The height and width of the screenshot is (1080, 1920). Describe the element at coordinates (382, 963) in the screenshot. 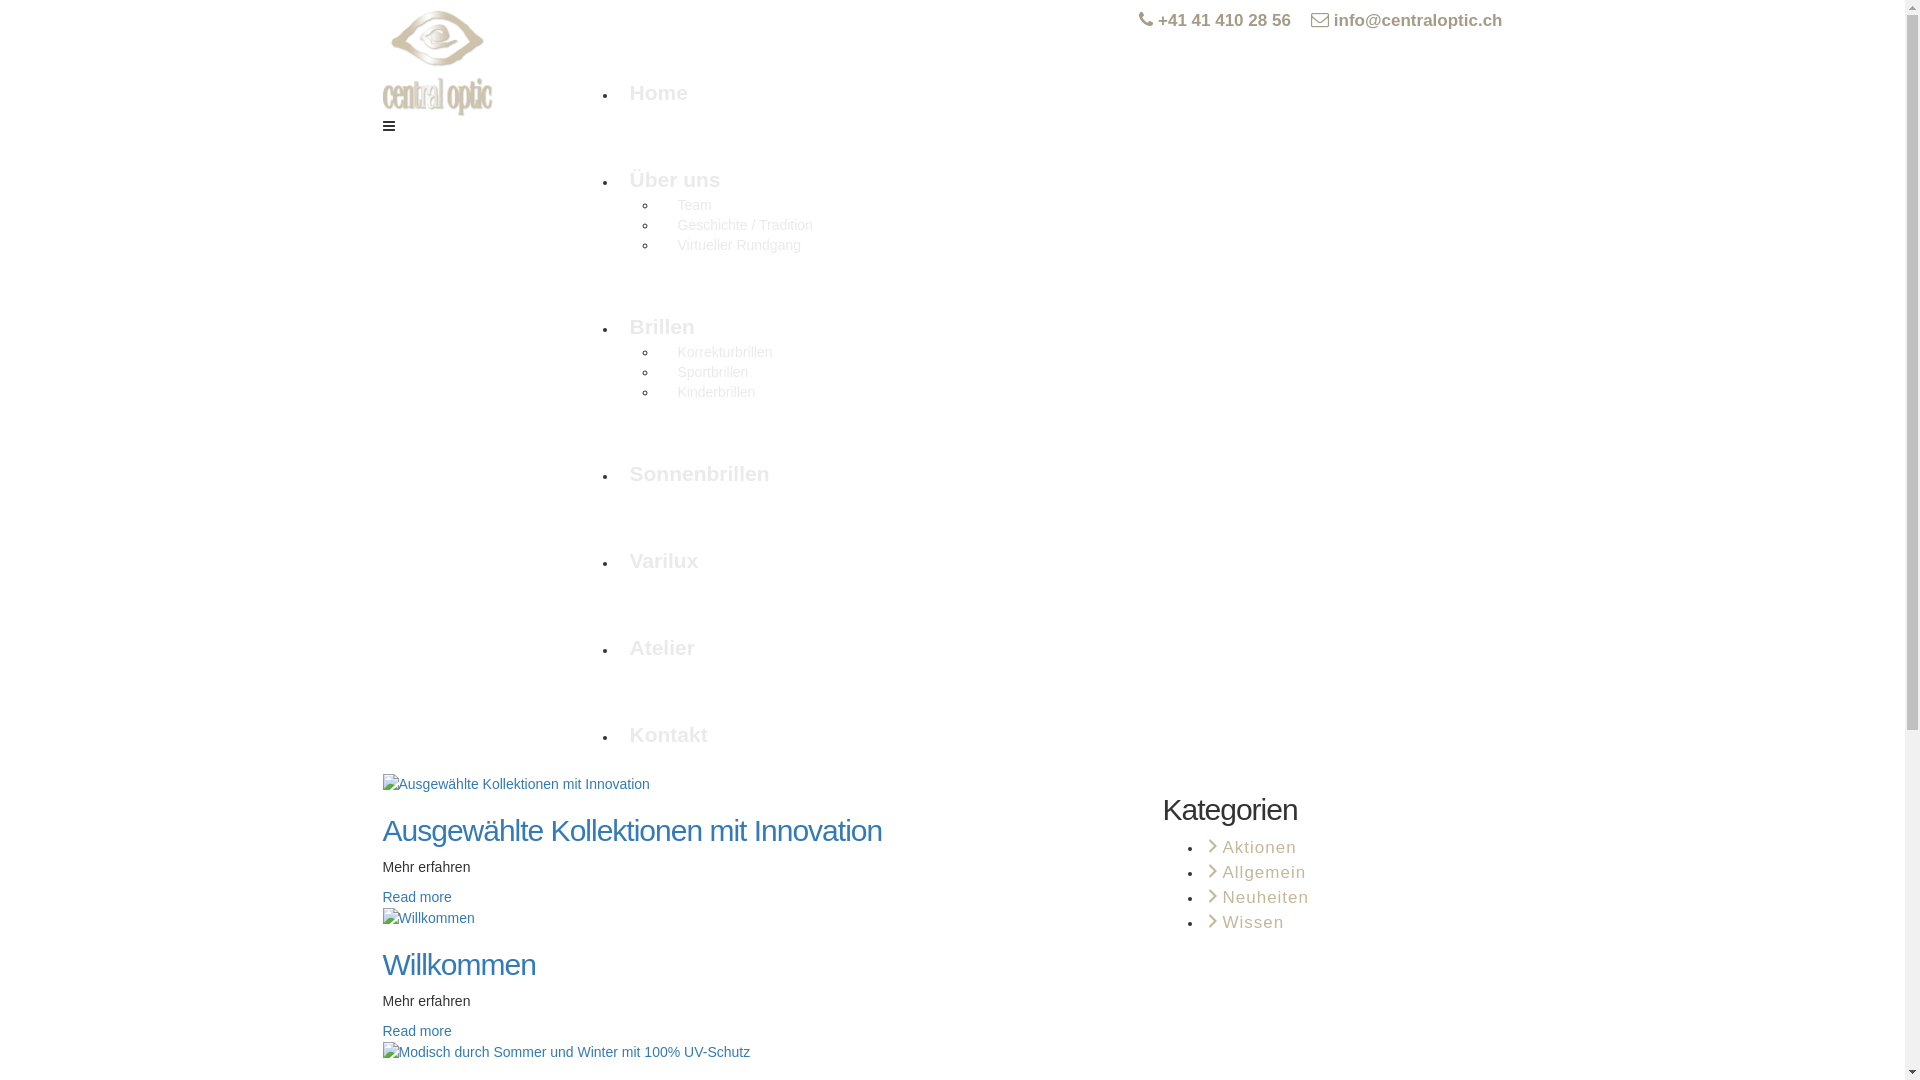

I see `'Willkommen'` at that location.